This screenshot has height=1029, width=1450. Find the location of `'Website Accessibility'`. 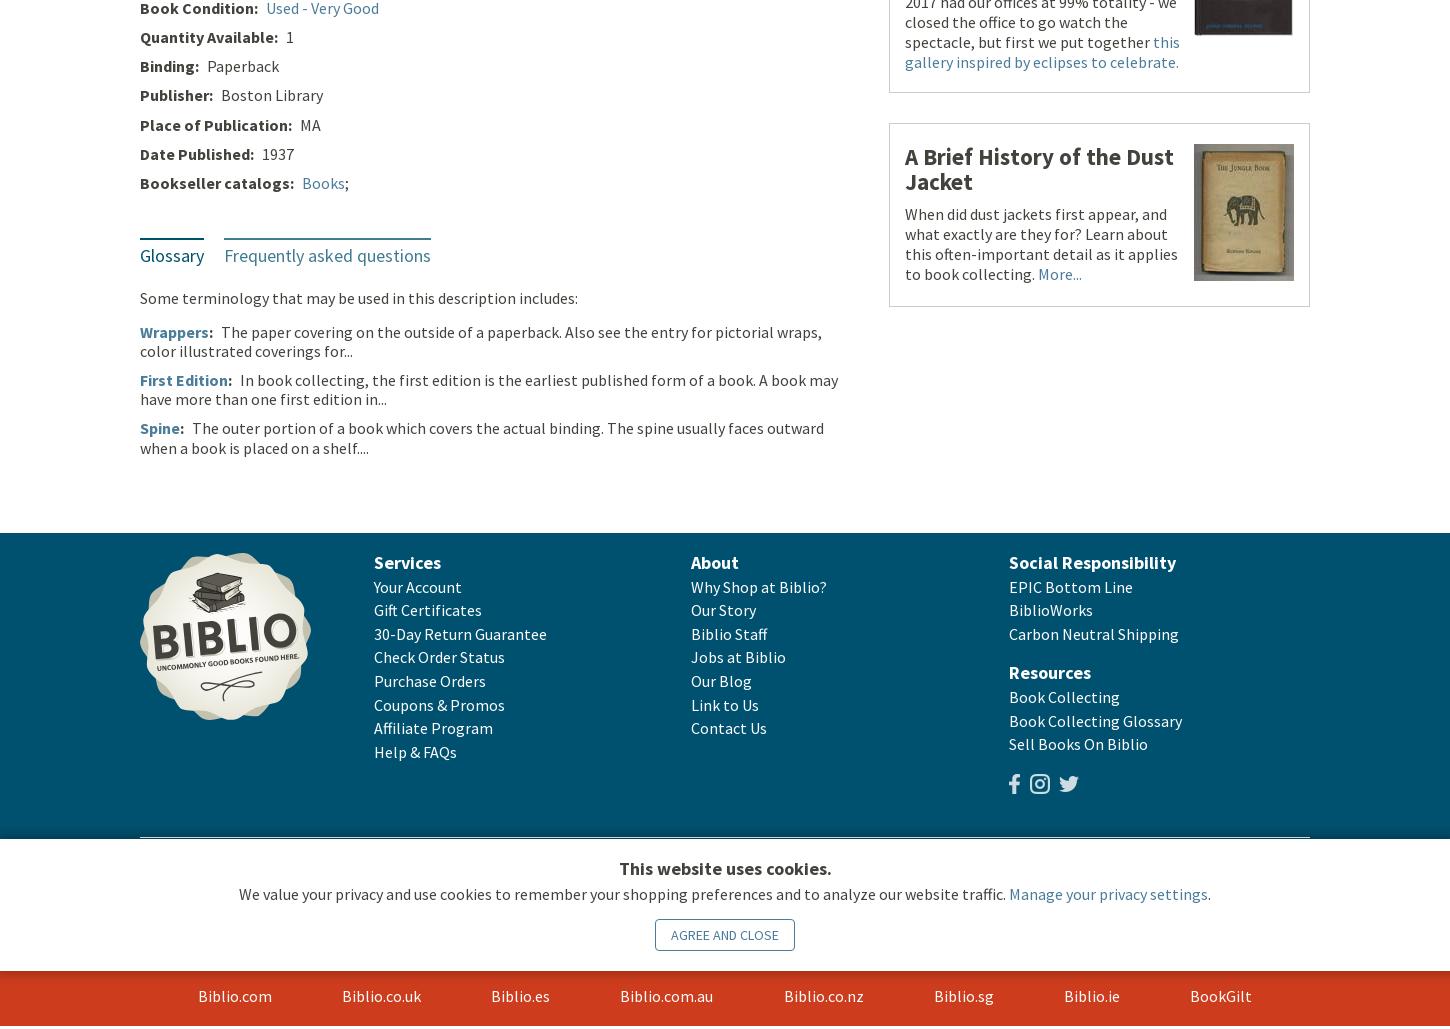

'Website Accessibility' is located at coordinates (369, 869).